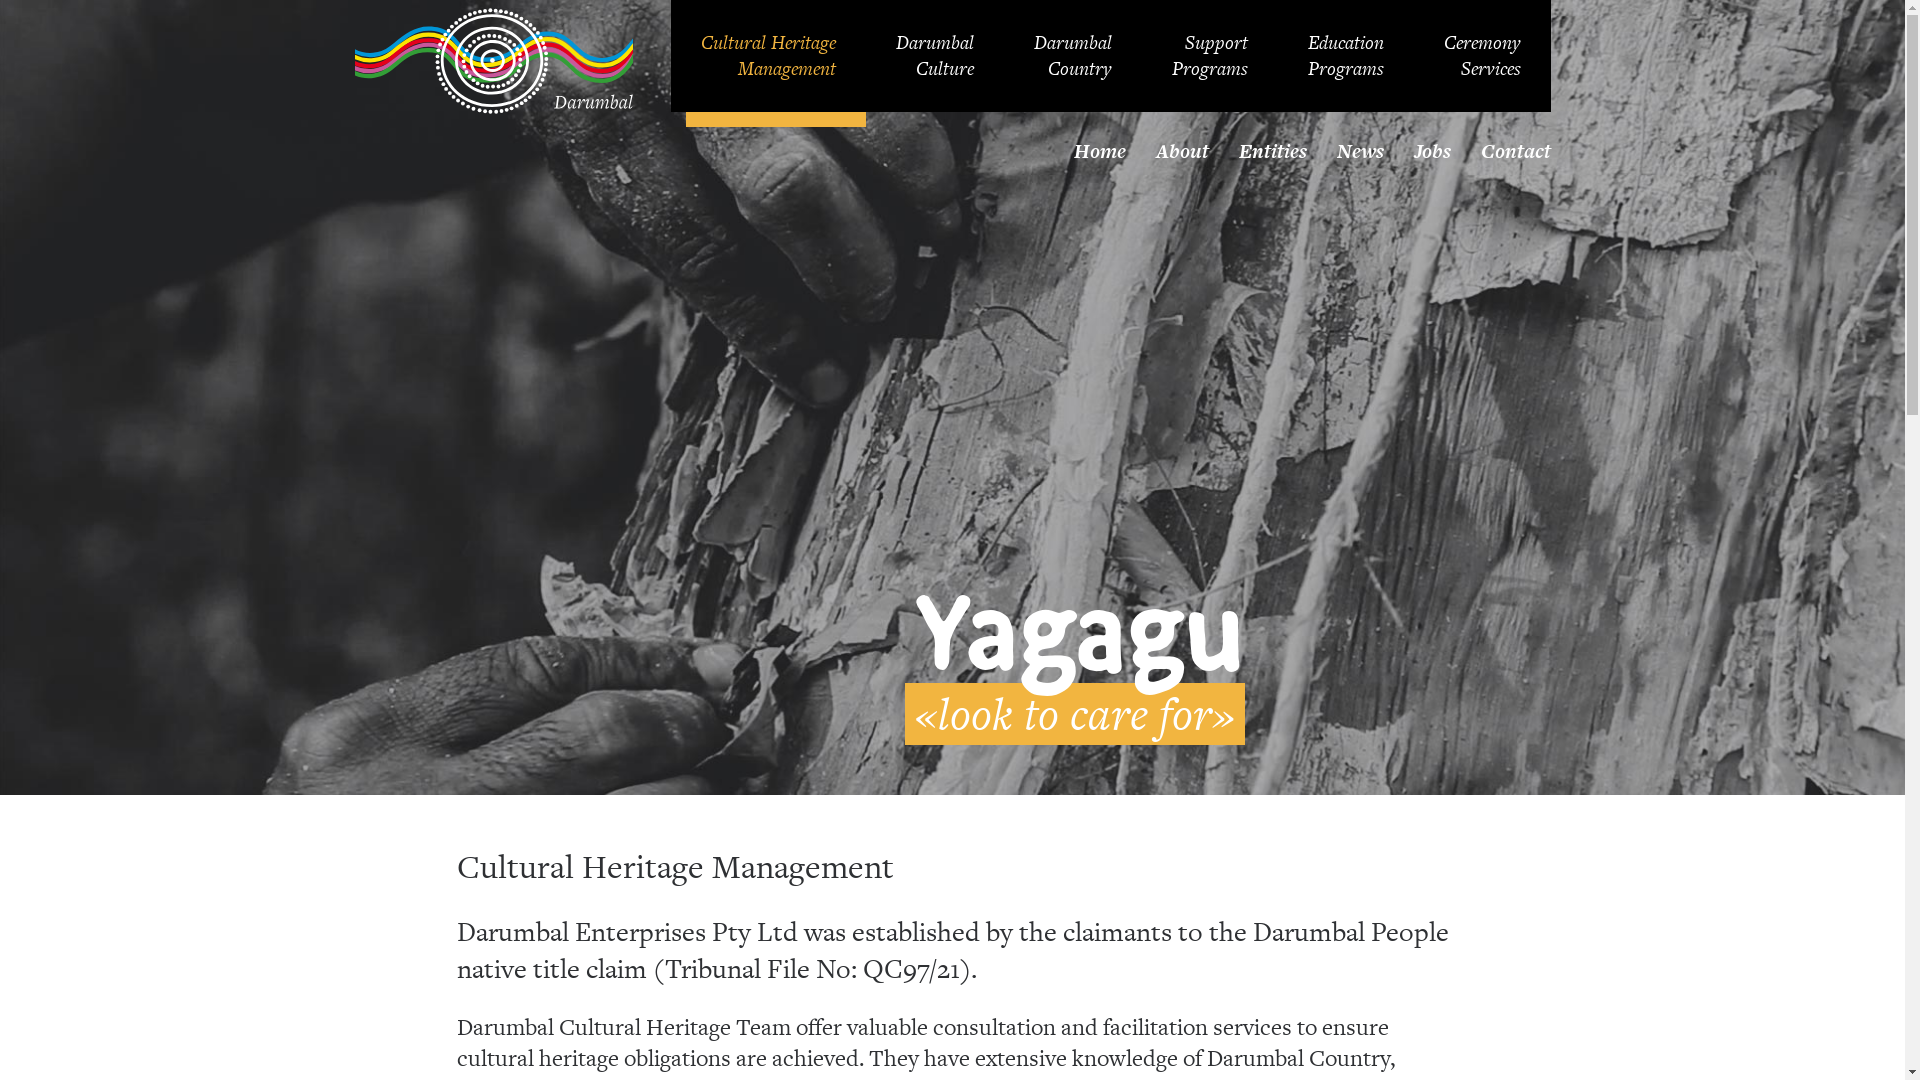  I want to click on 'Home', so click(1098, 150).